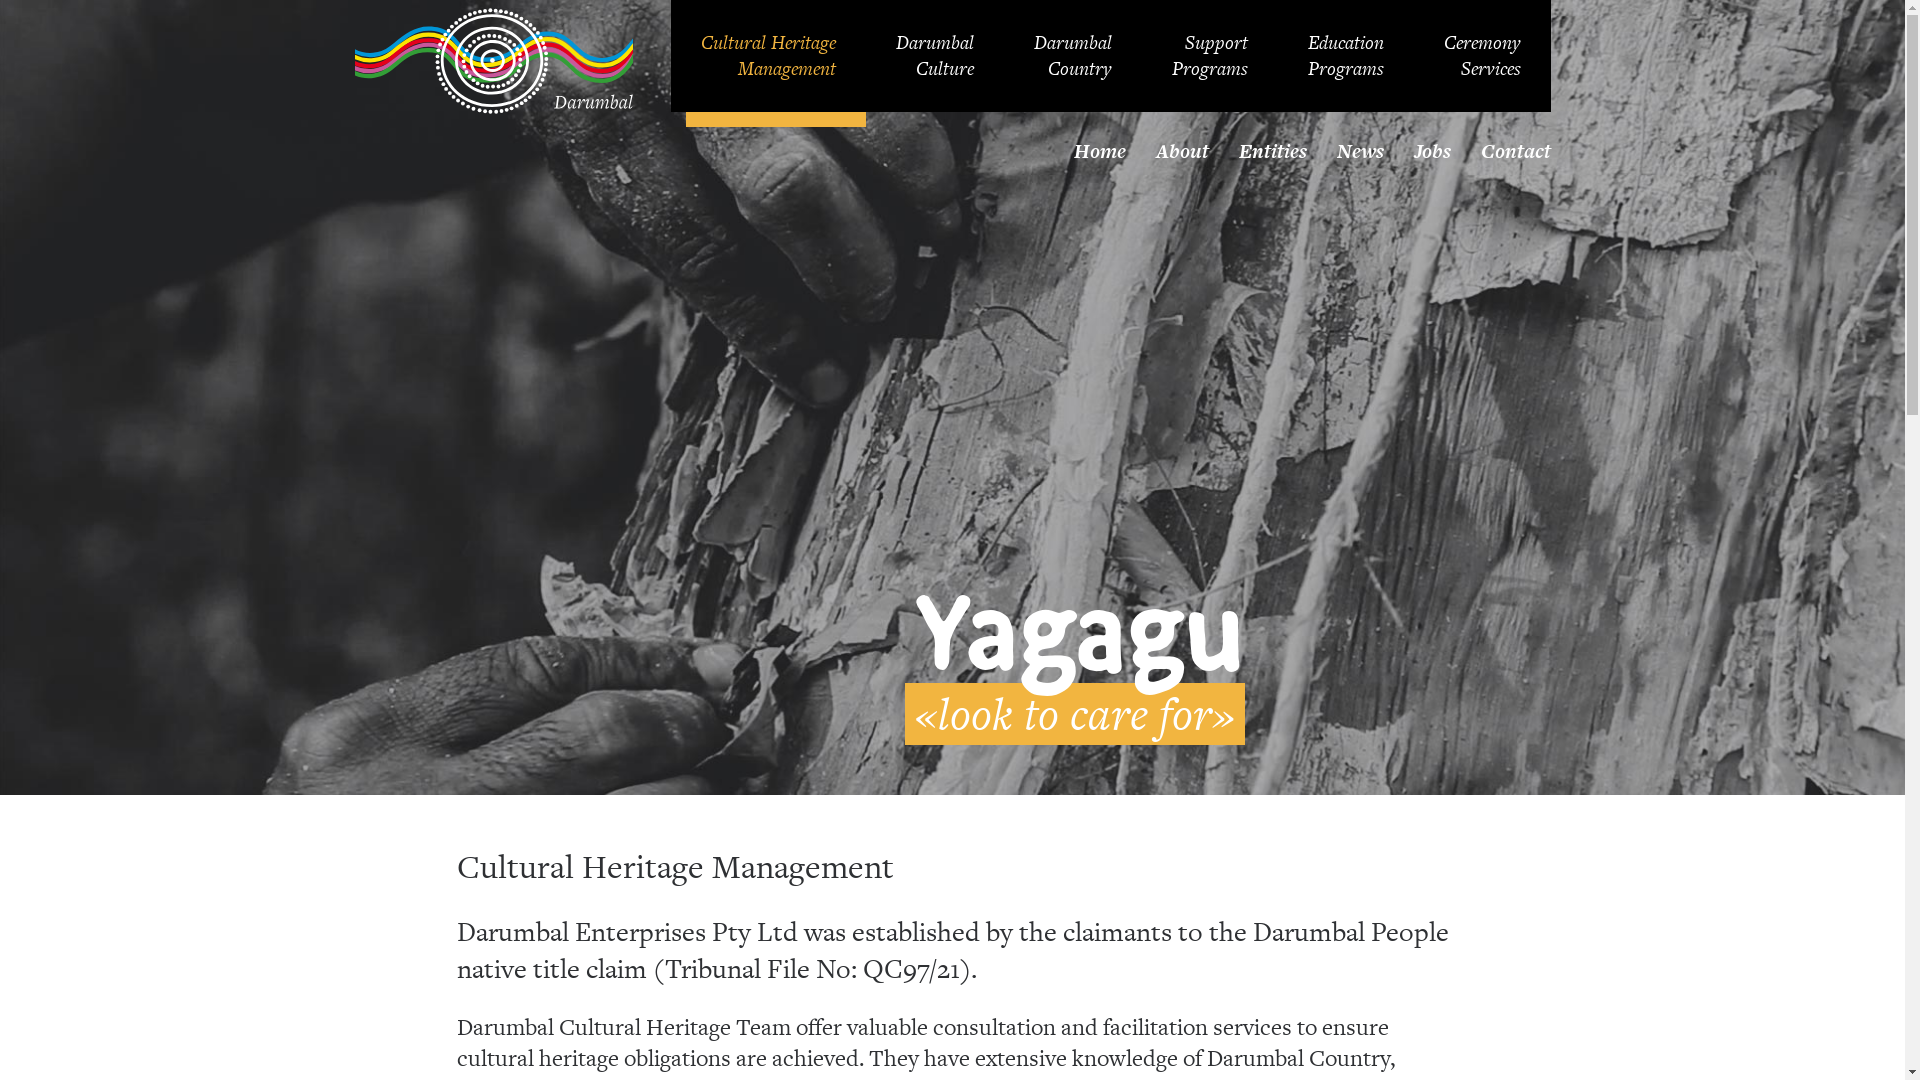  I want to click on 'Home', so click(1098, 150).